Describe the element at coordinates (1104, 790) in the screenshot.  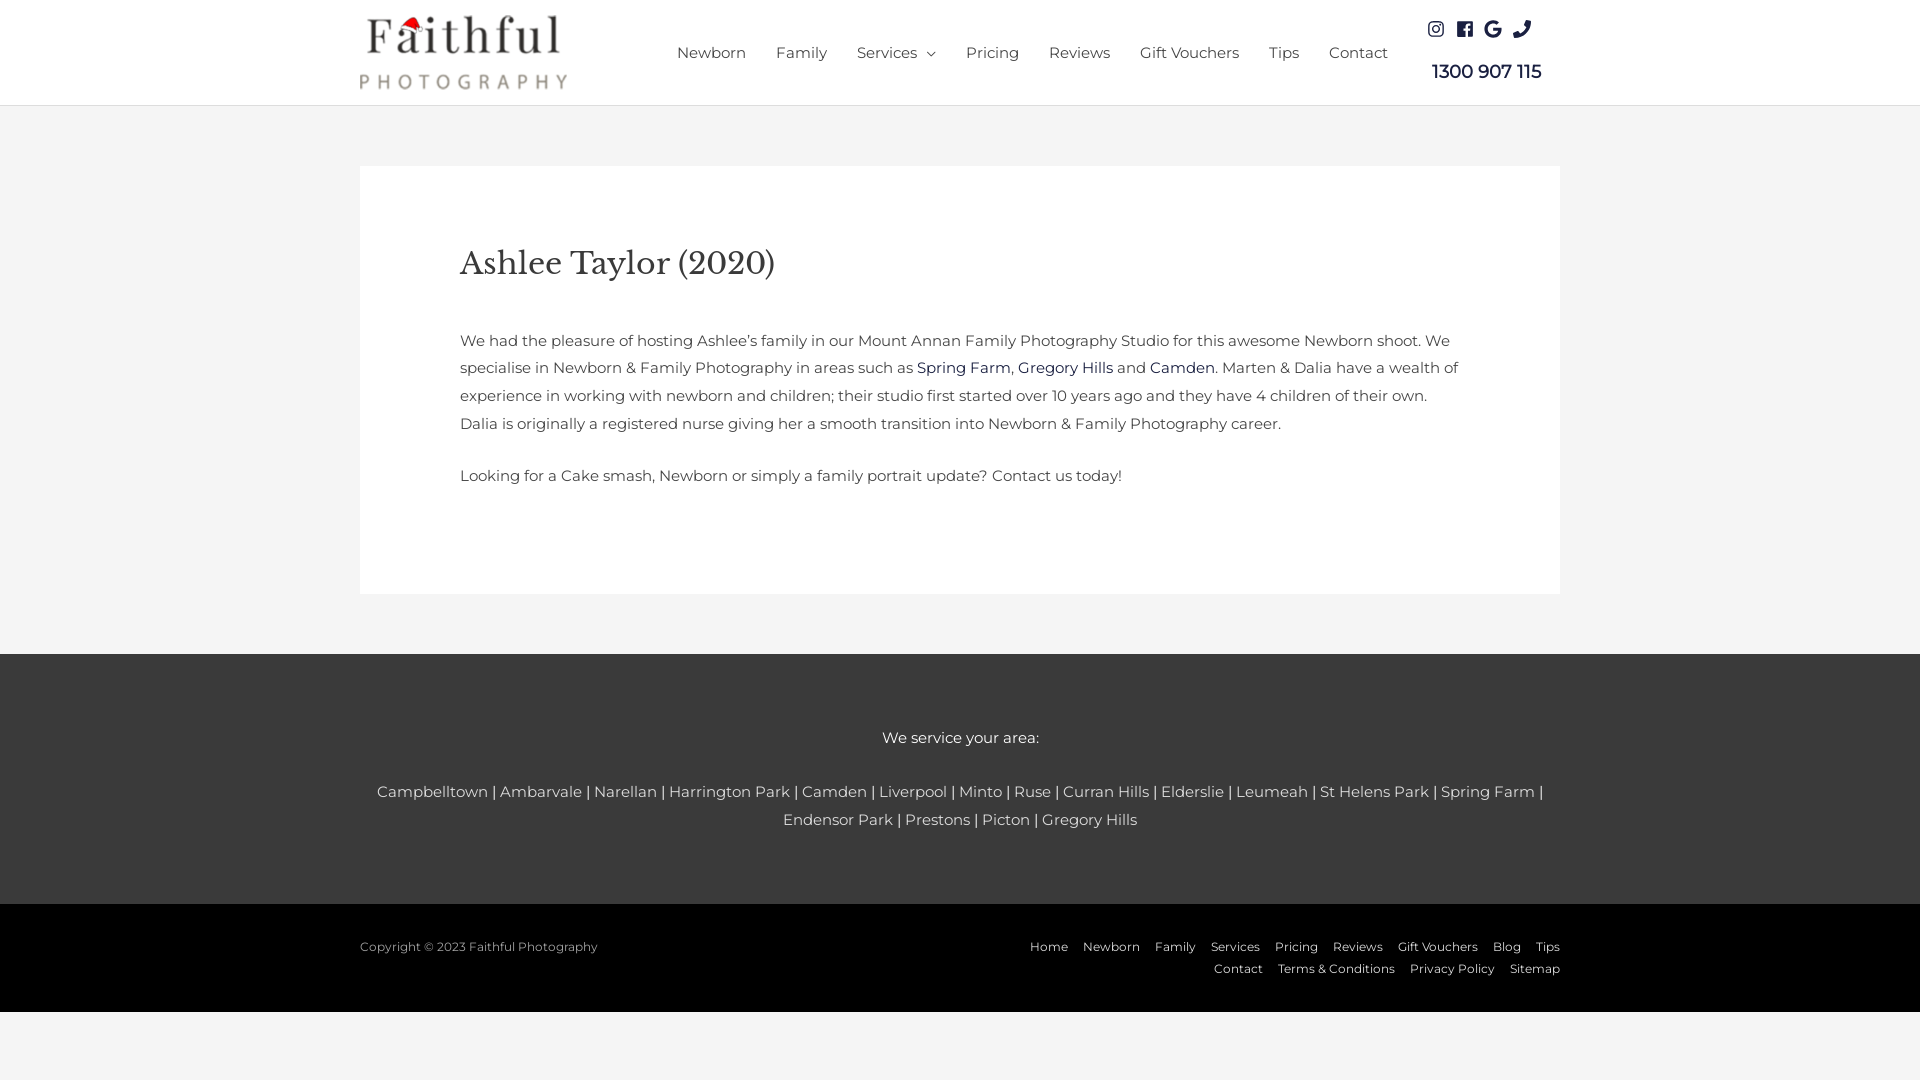
I see `'Curran Hills'` at that location.